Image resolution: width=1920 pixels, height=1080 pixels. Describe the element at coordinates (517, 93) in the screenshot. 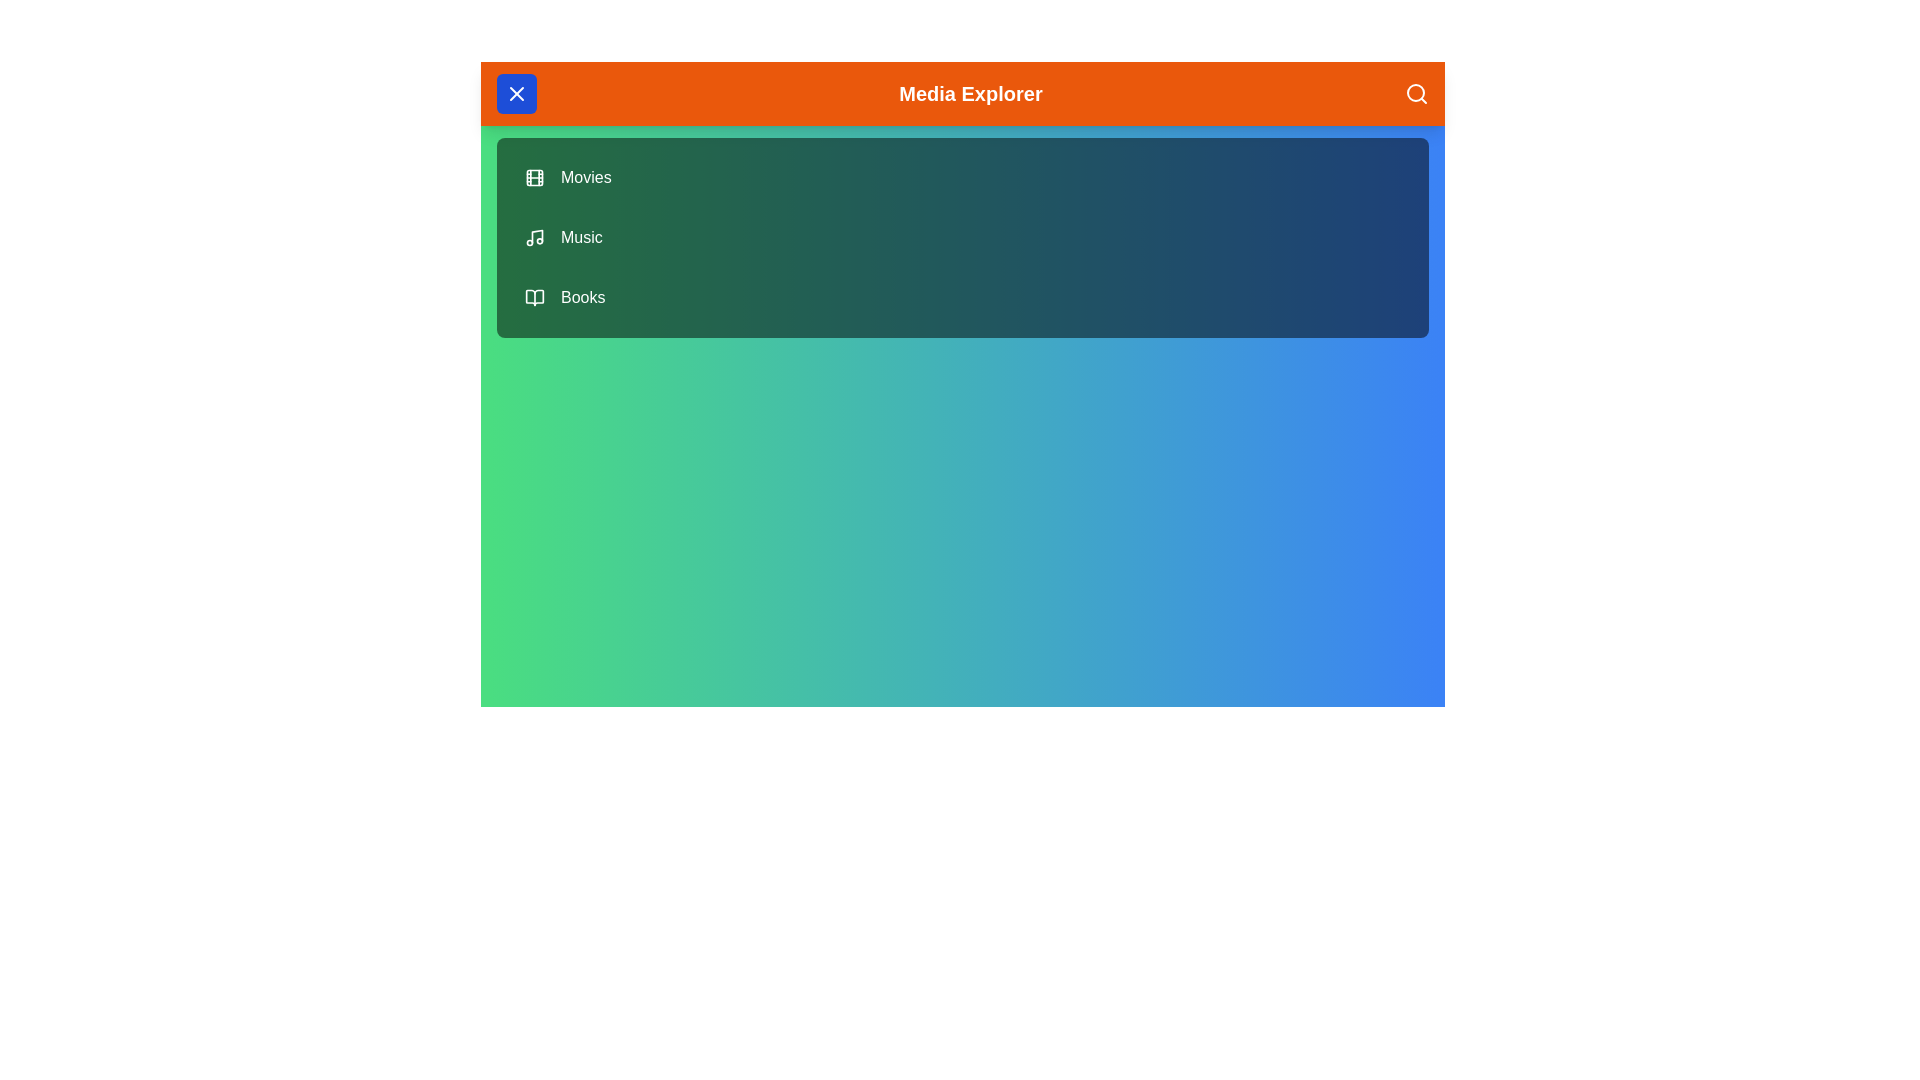

I see `the toggle button to change the menu visibility` at that location.